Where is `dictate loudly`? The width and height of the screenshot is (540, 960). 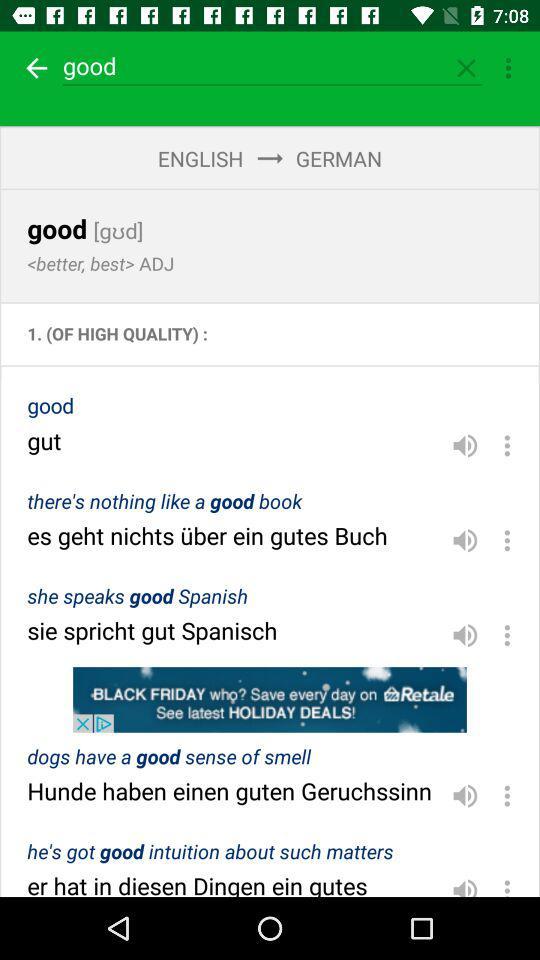
dictate loudly is located at coordinates (465, 882).